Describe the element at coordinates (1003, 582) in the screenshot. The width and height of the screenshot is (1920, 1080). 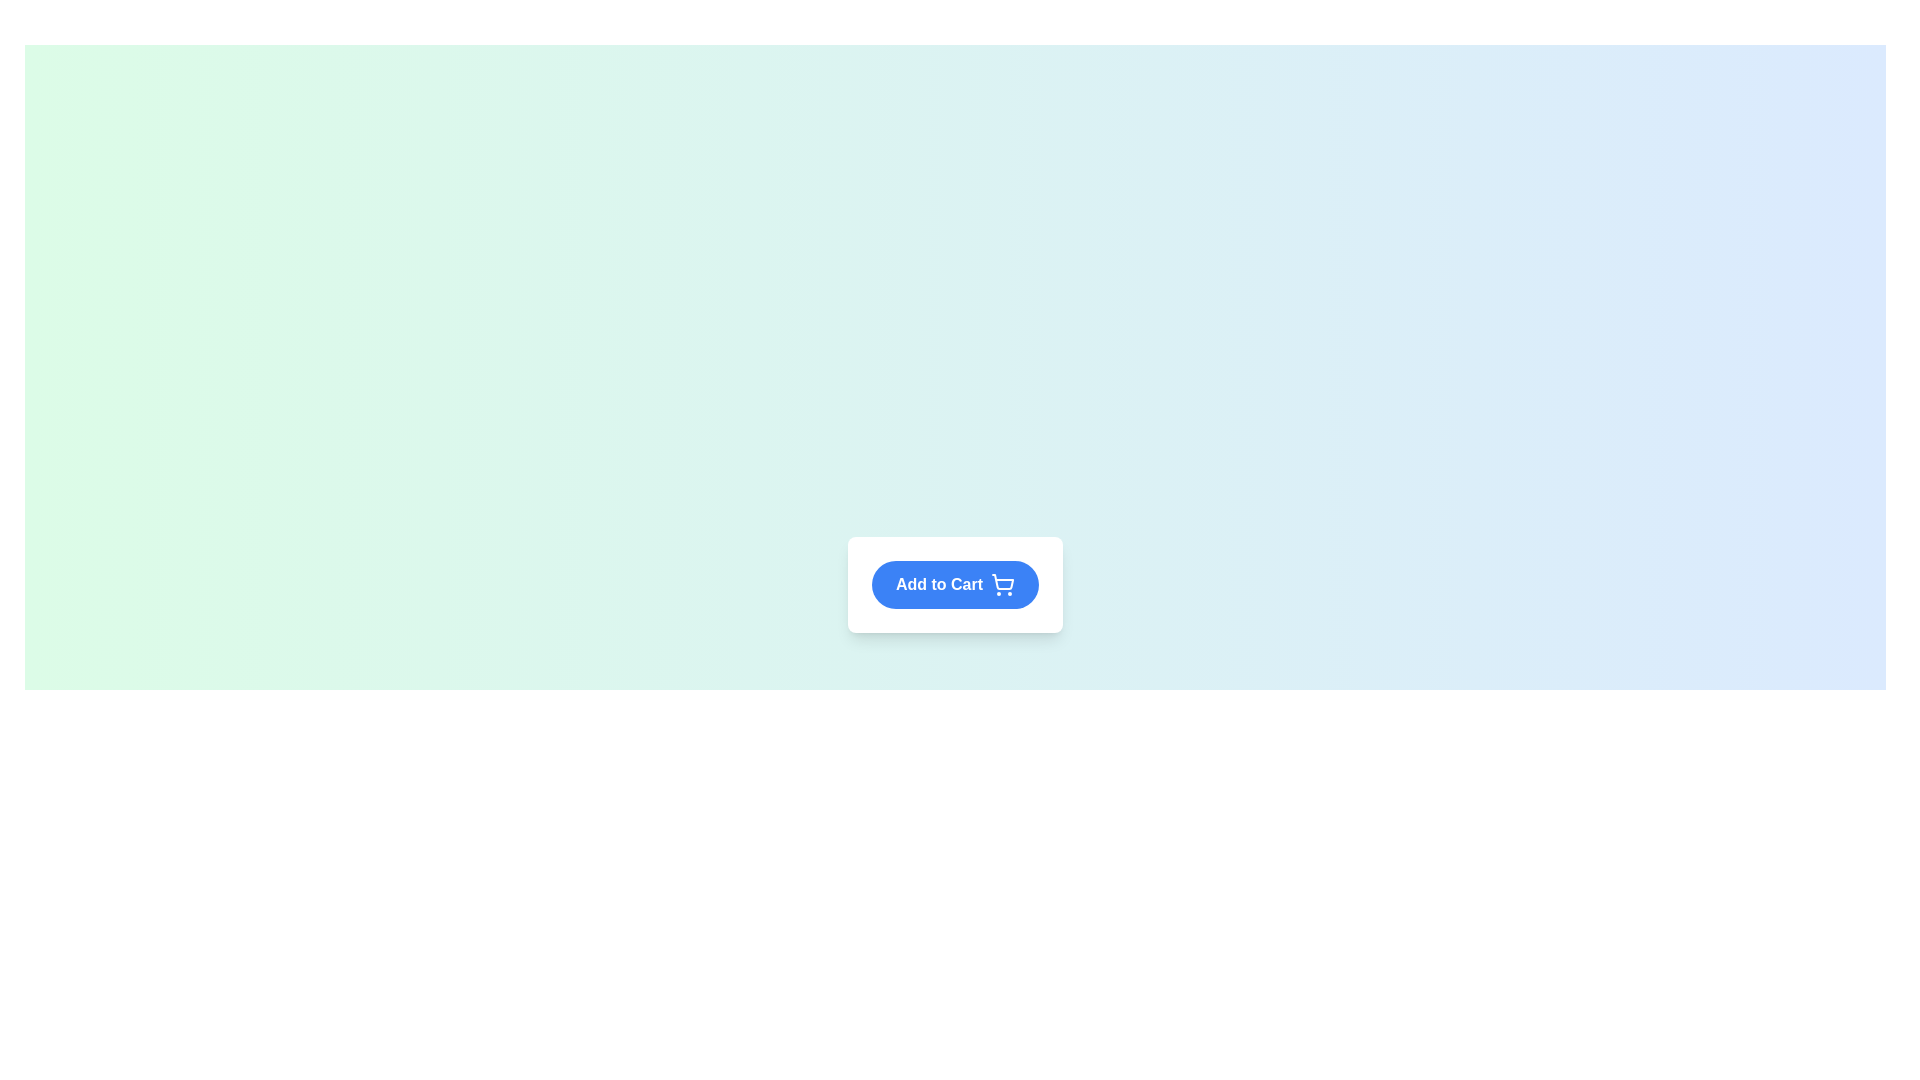
I see `the shopping cart icon, which is a white stroke icon with a blue background, located to the right of the 'Add to Cart' text` at that location.